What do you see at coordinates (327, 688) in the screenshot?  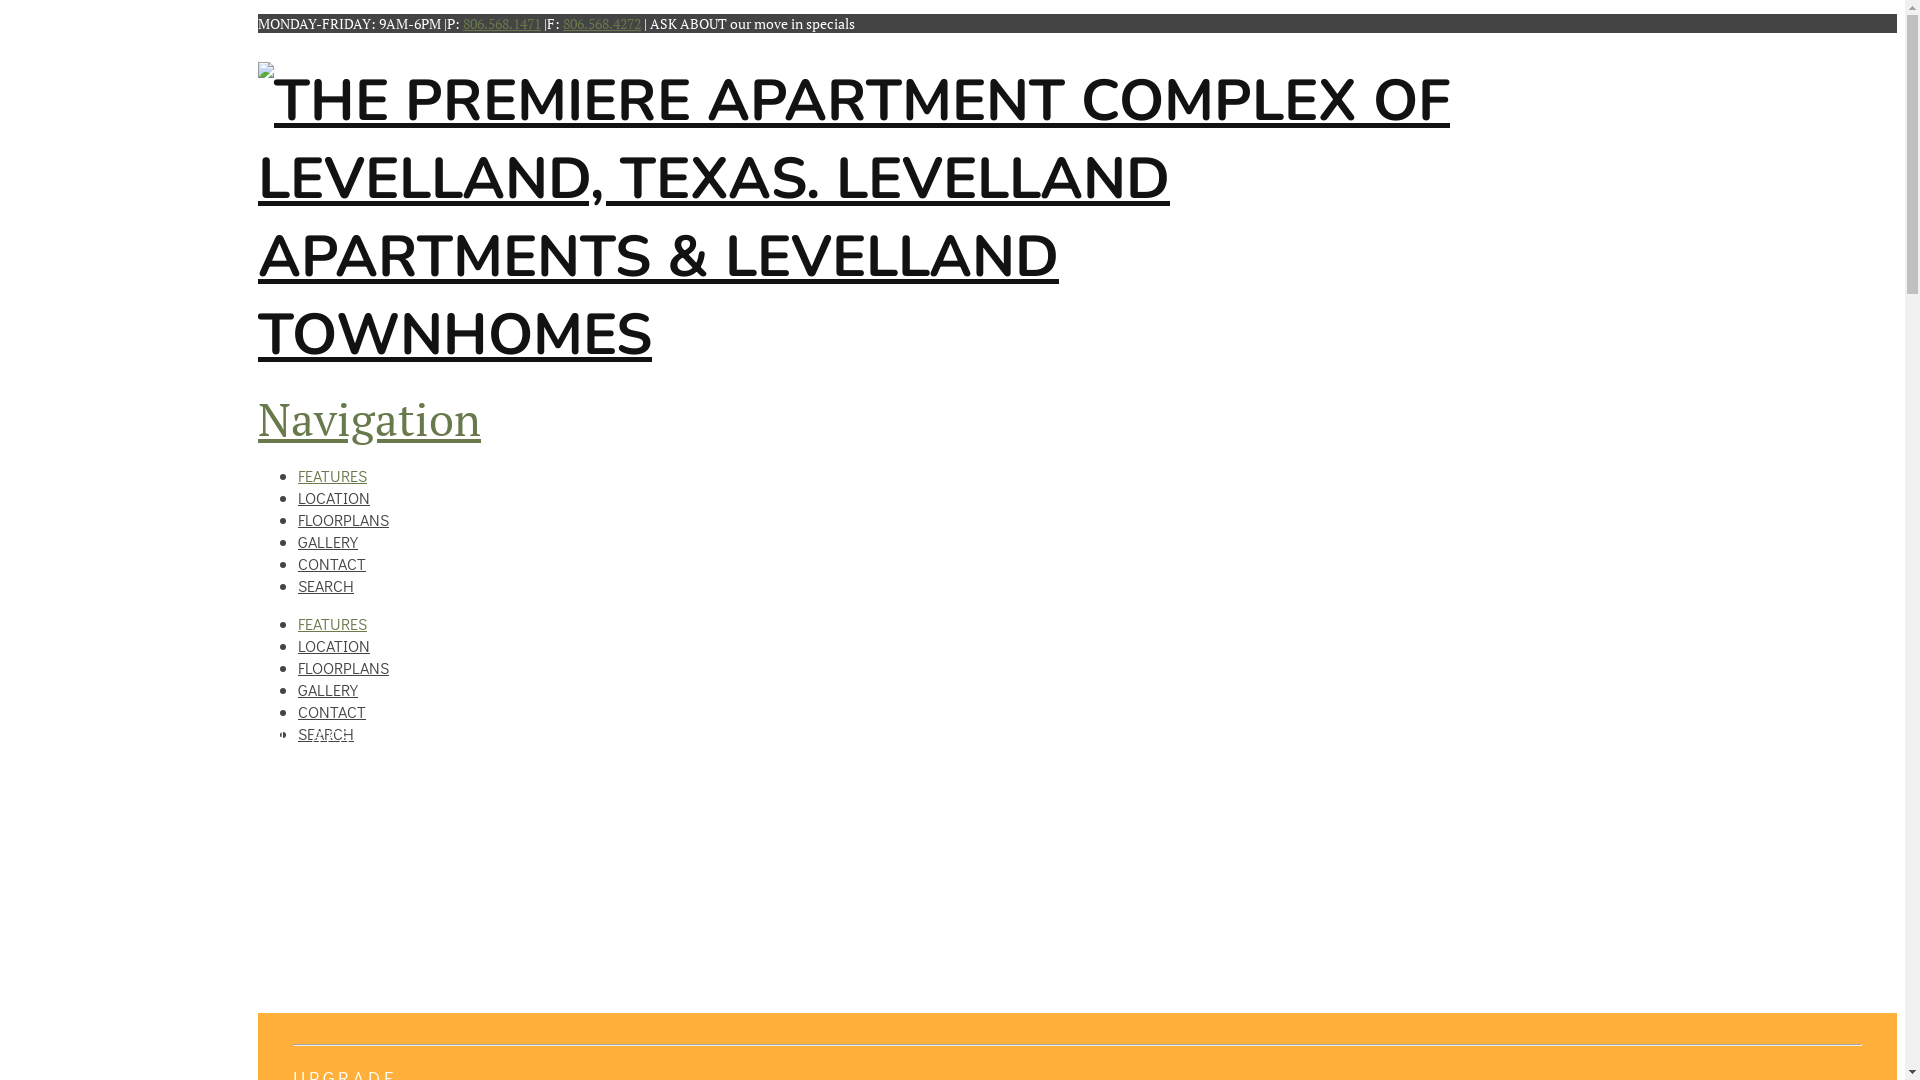 I see `'GALLERY'` at bounding box center [327, 688].